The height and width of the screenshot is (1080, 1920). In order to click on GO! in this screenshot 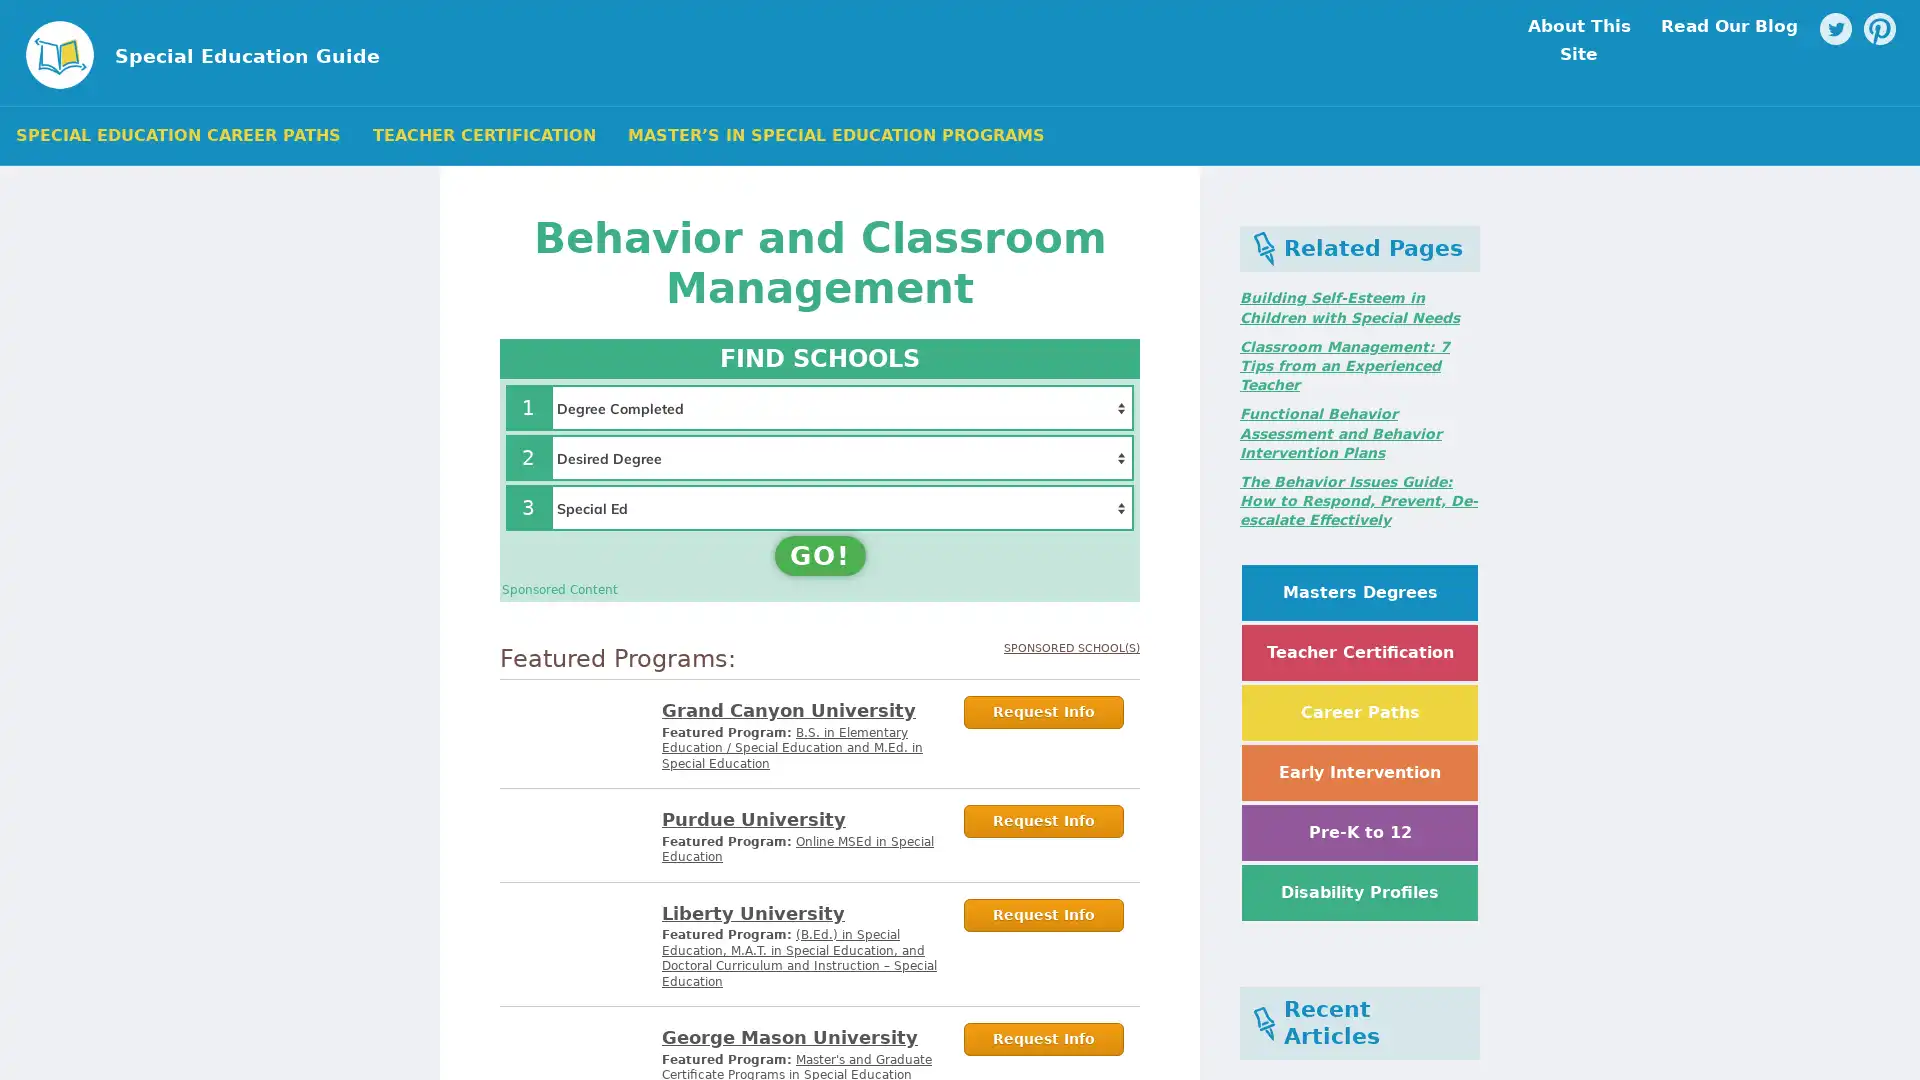, I will do `click(819, 555)`.